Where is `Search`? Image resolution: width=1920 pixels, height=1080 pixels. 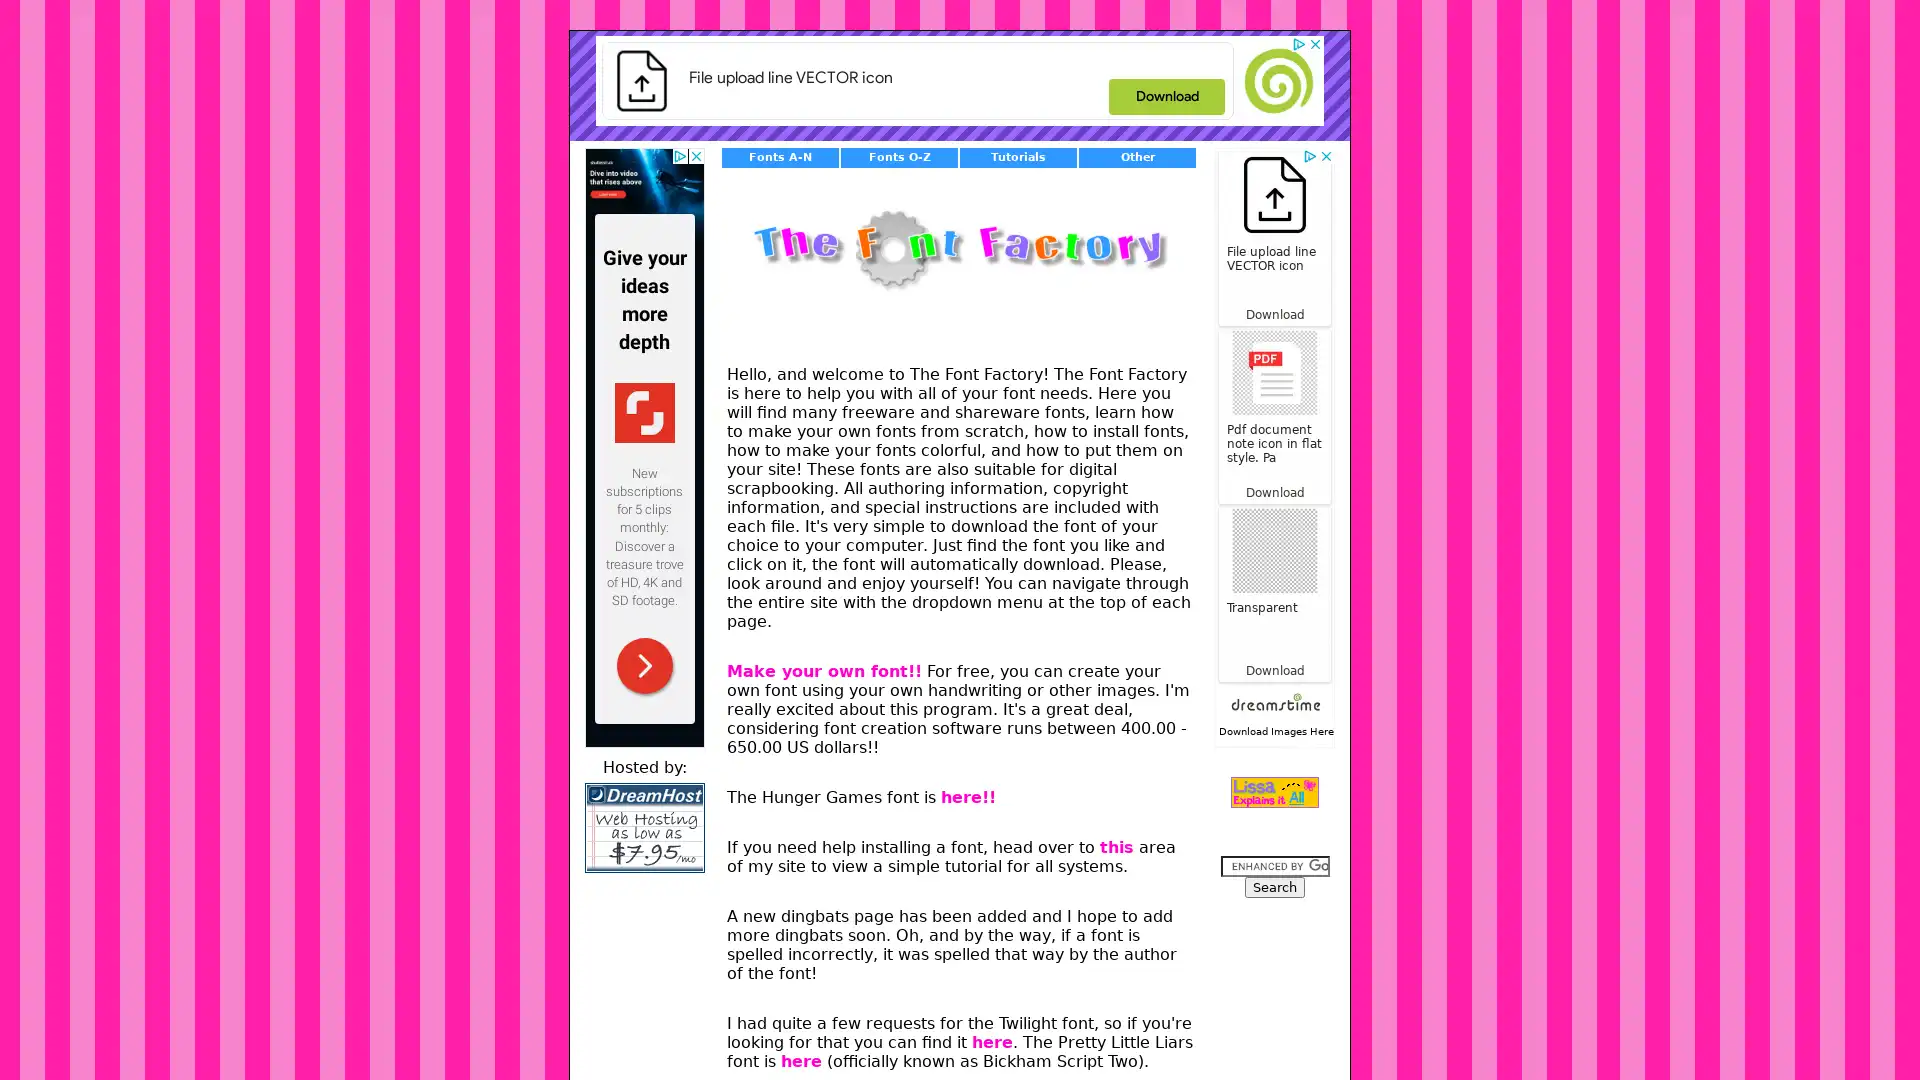
Search is located at coordinates (1274, 886).